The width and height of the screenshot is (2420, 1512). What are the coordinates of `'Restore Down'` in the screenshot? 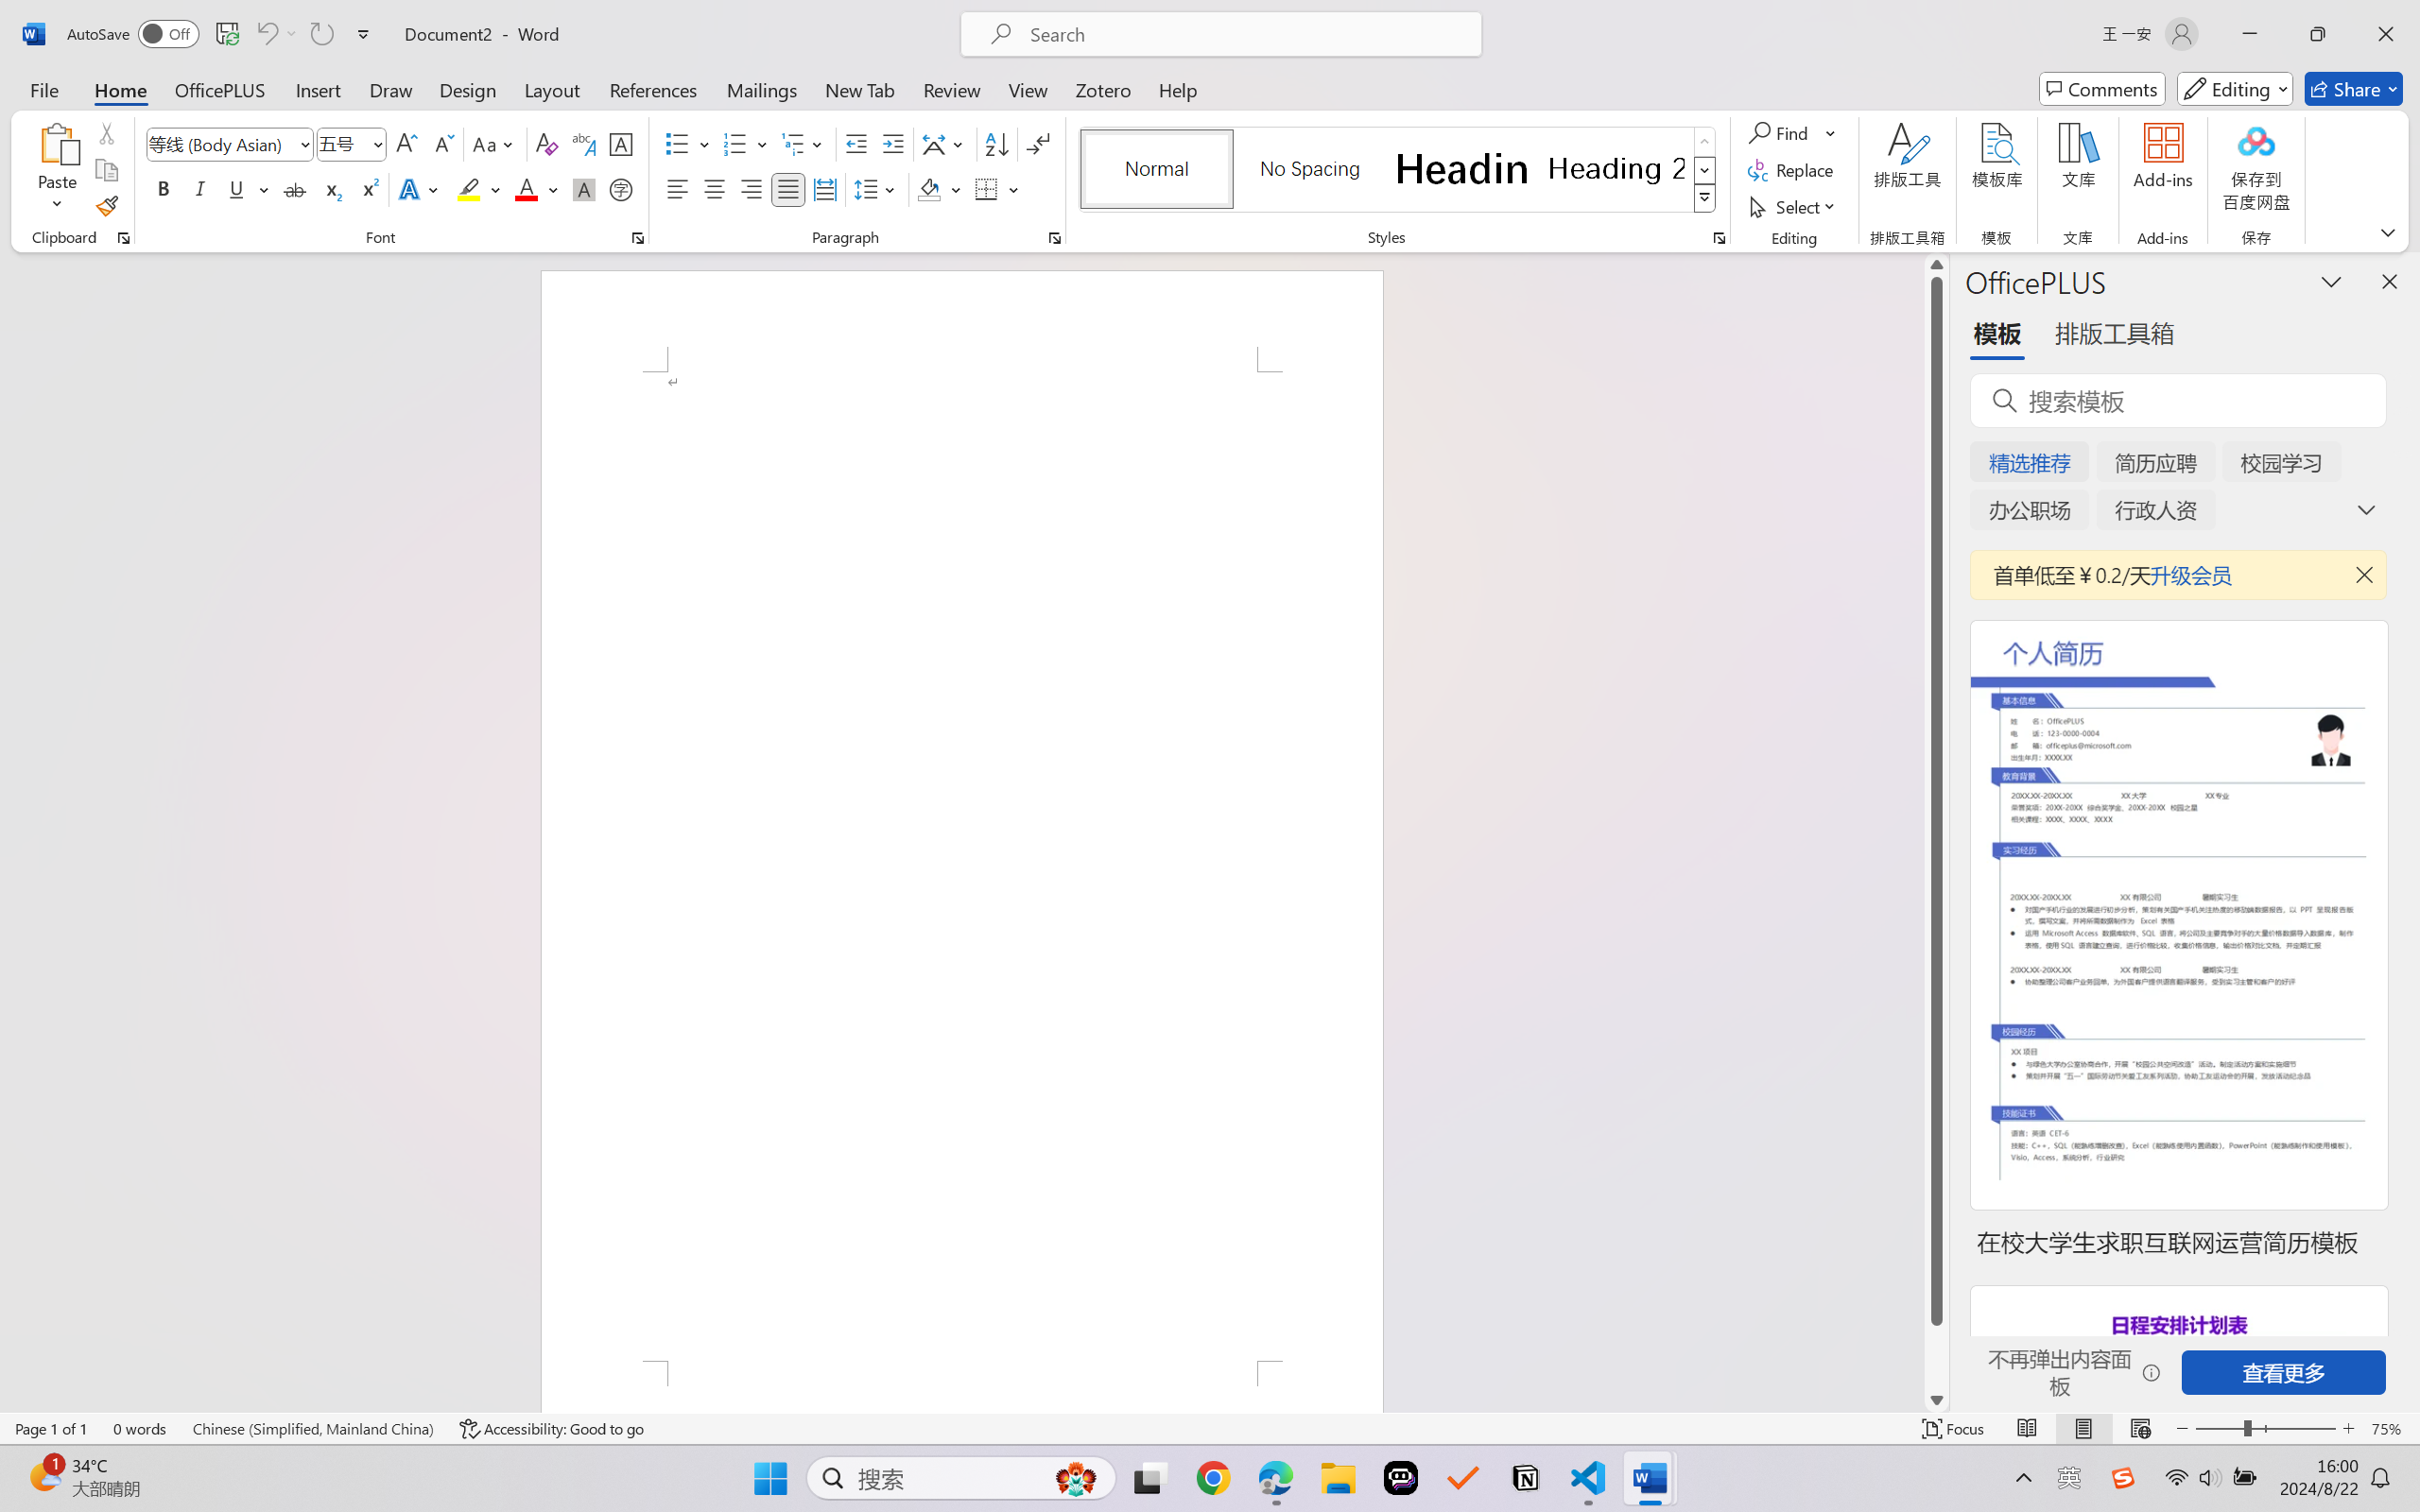 It's located at (2318, 33).